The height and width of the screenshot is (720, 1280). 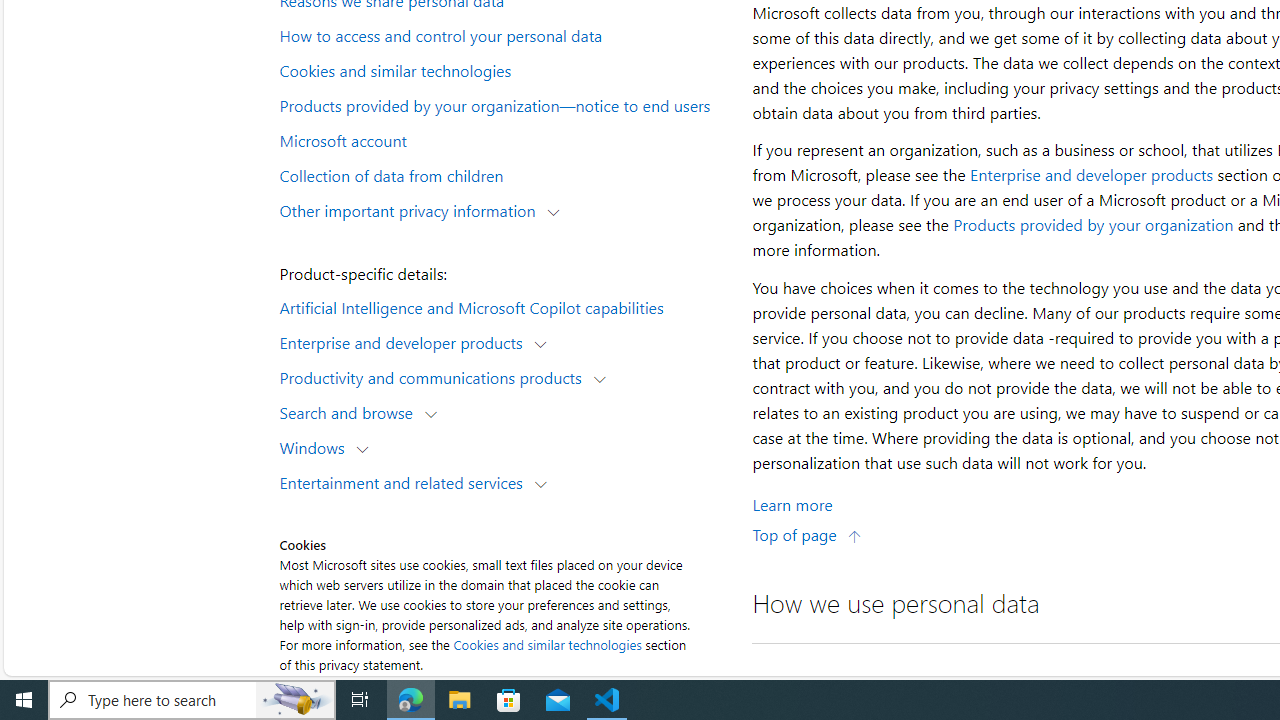 What do you see at coordinates (434, 376) in the screenshot?
I see `'Productivity and communications products'` at bounding box center [434, 376].